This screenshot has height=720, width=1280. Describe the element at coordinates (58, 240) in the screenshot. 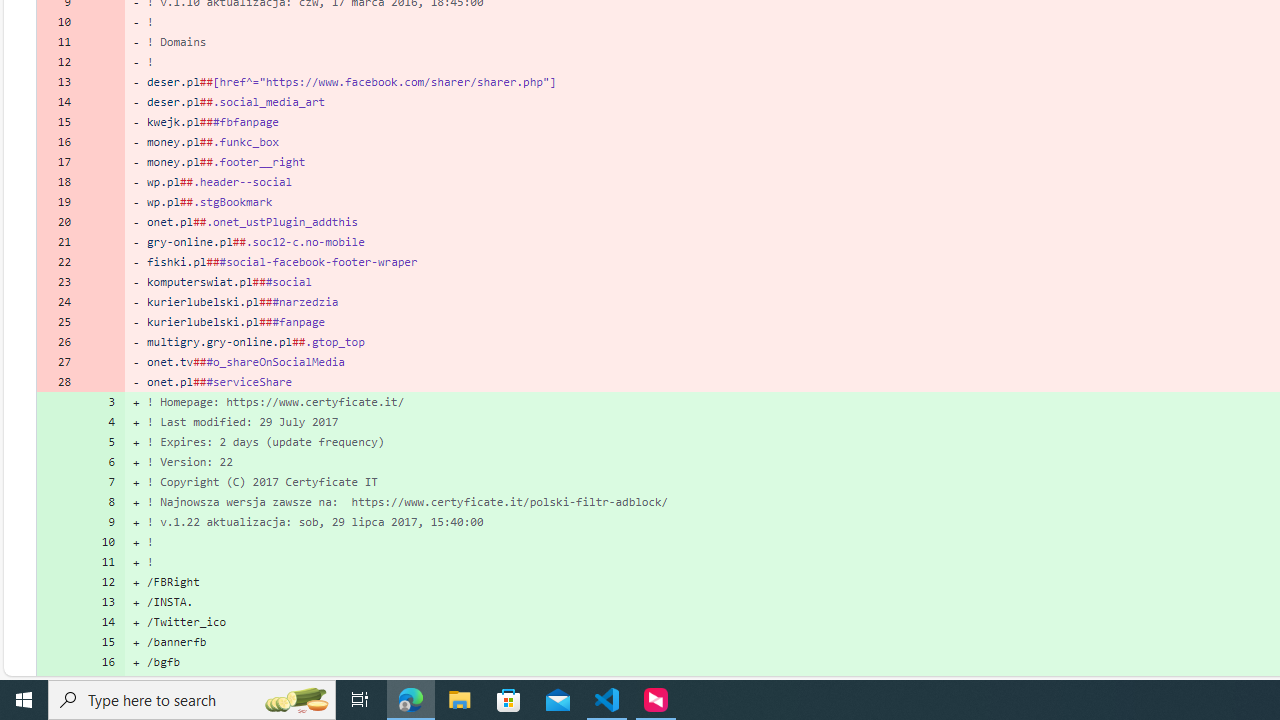

I see `'21'` at that location.